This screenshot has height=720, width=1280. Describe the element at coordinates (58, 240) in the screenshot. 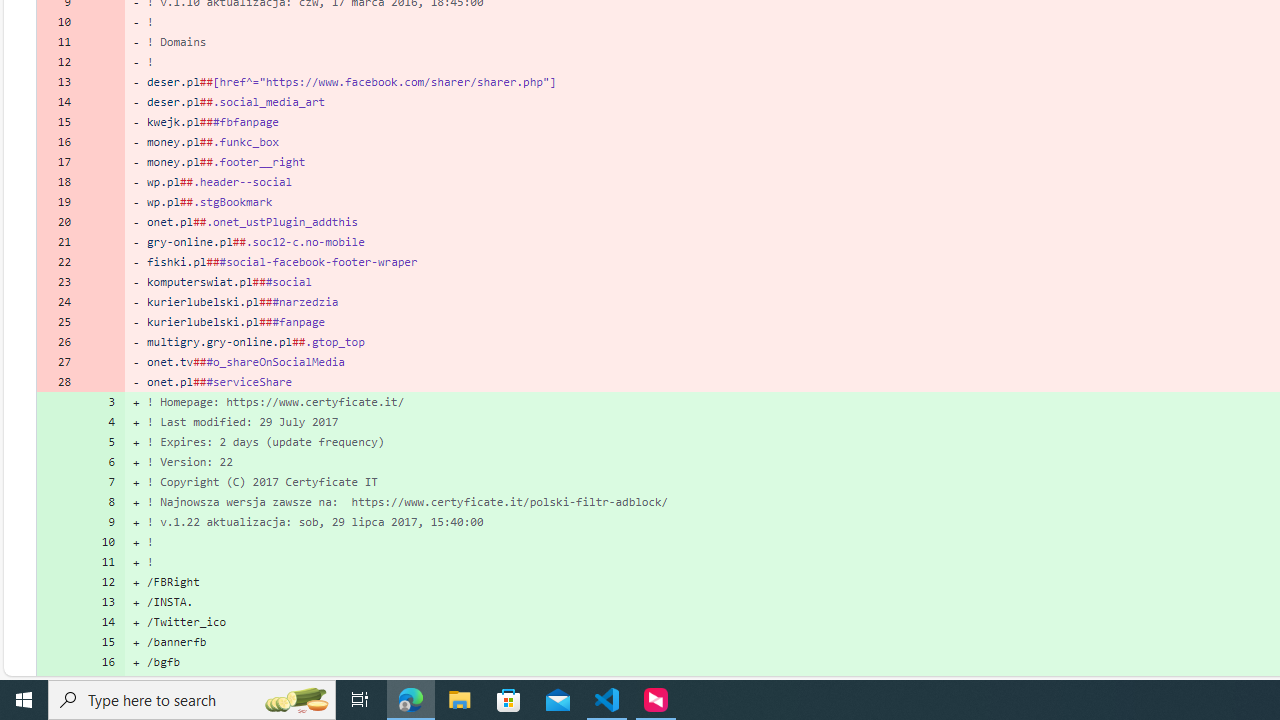

I see `'21'` at that location.